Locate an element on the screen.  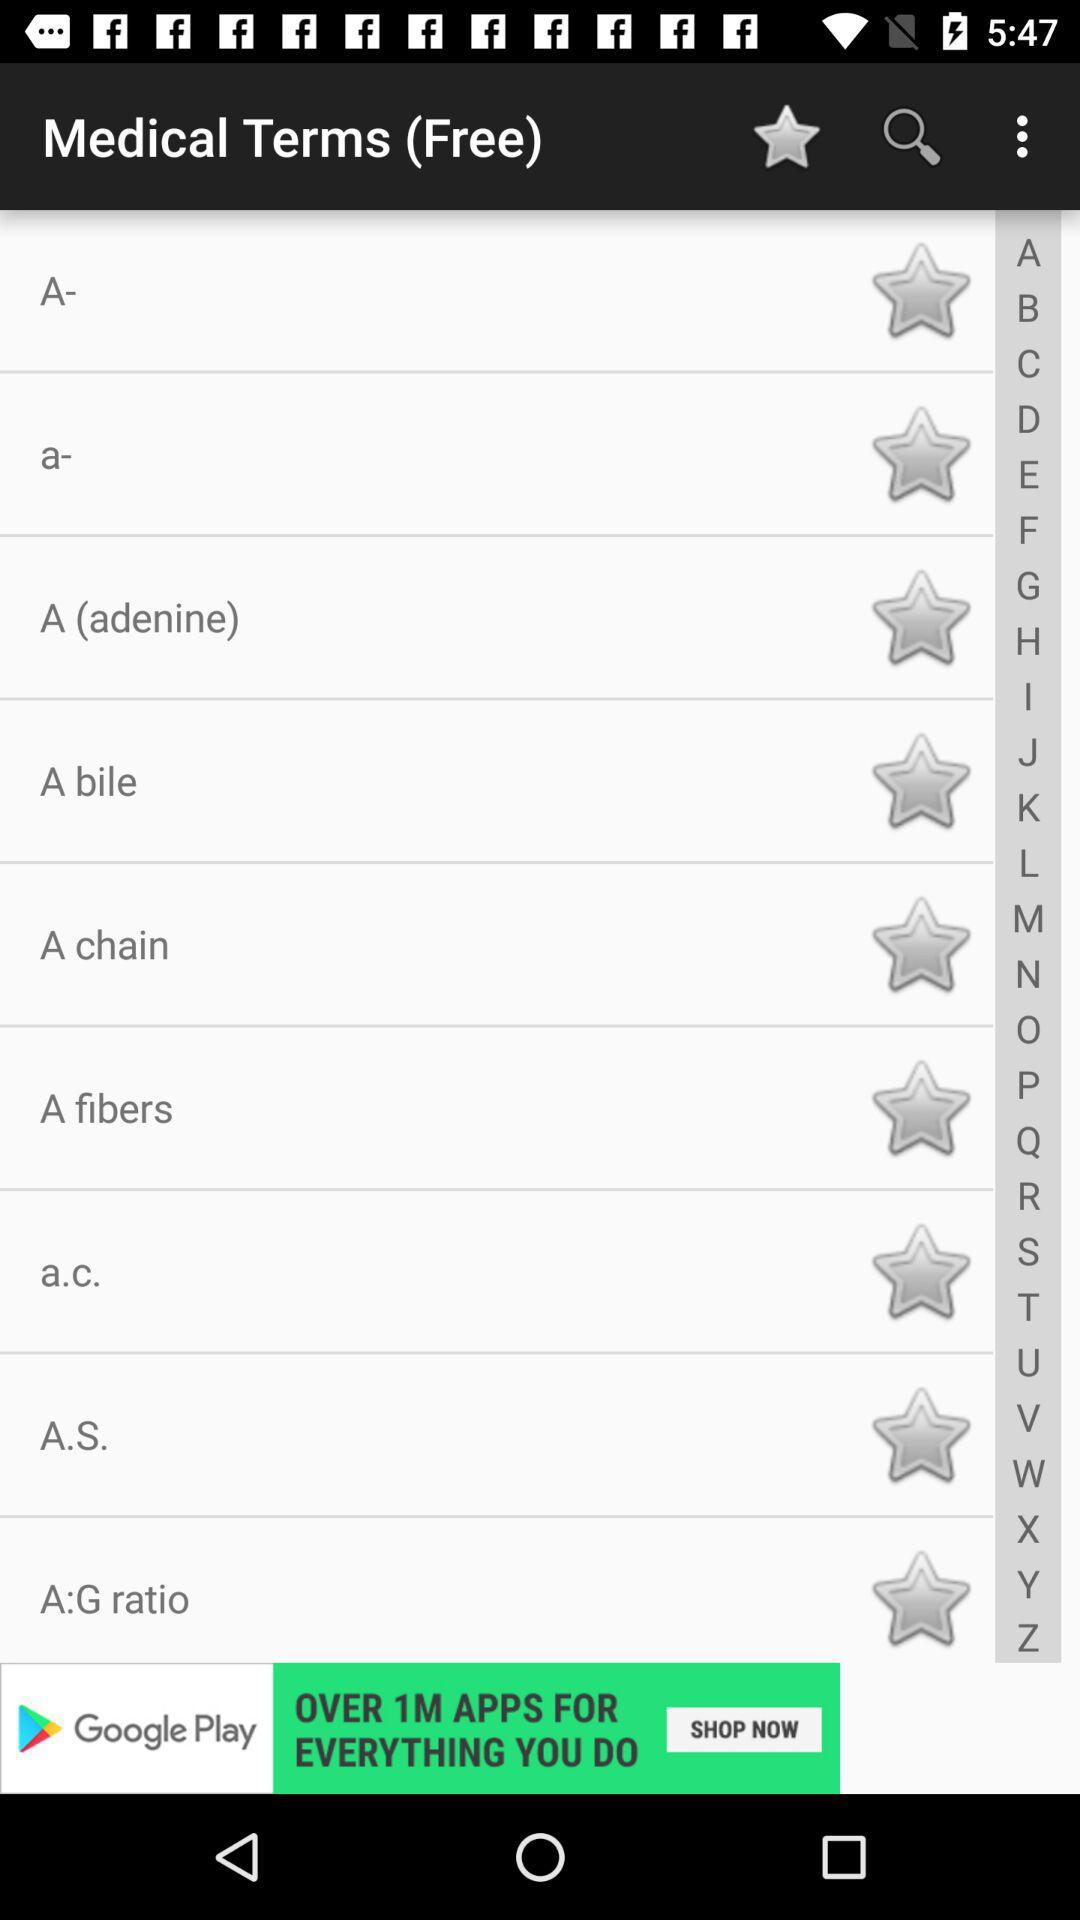
to favorites is located at coordinates (920, 289).